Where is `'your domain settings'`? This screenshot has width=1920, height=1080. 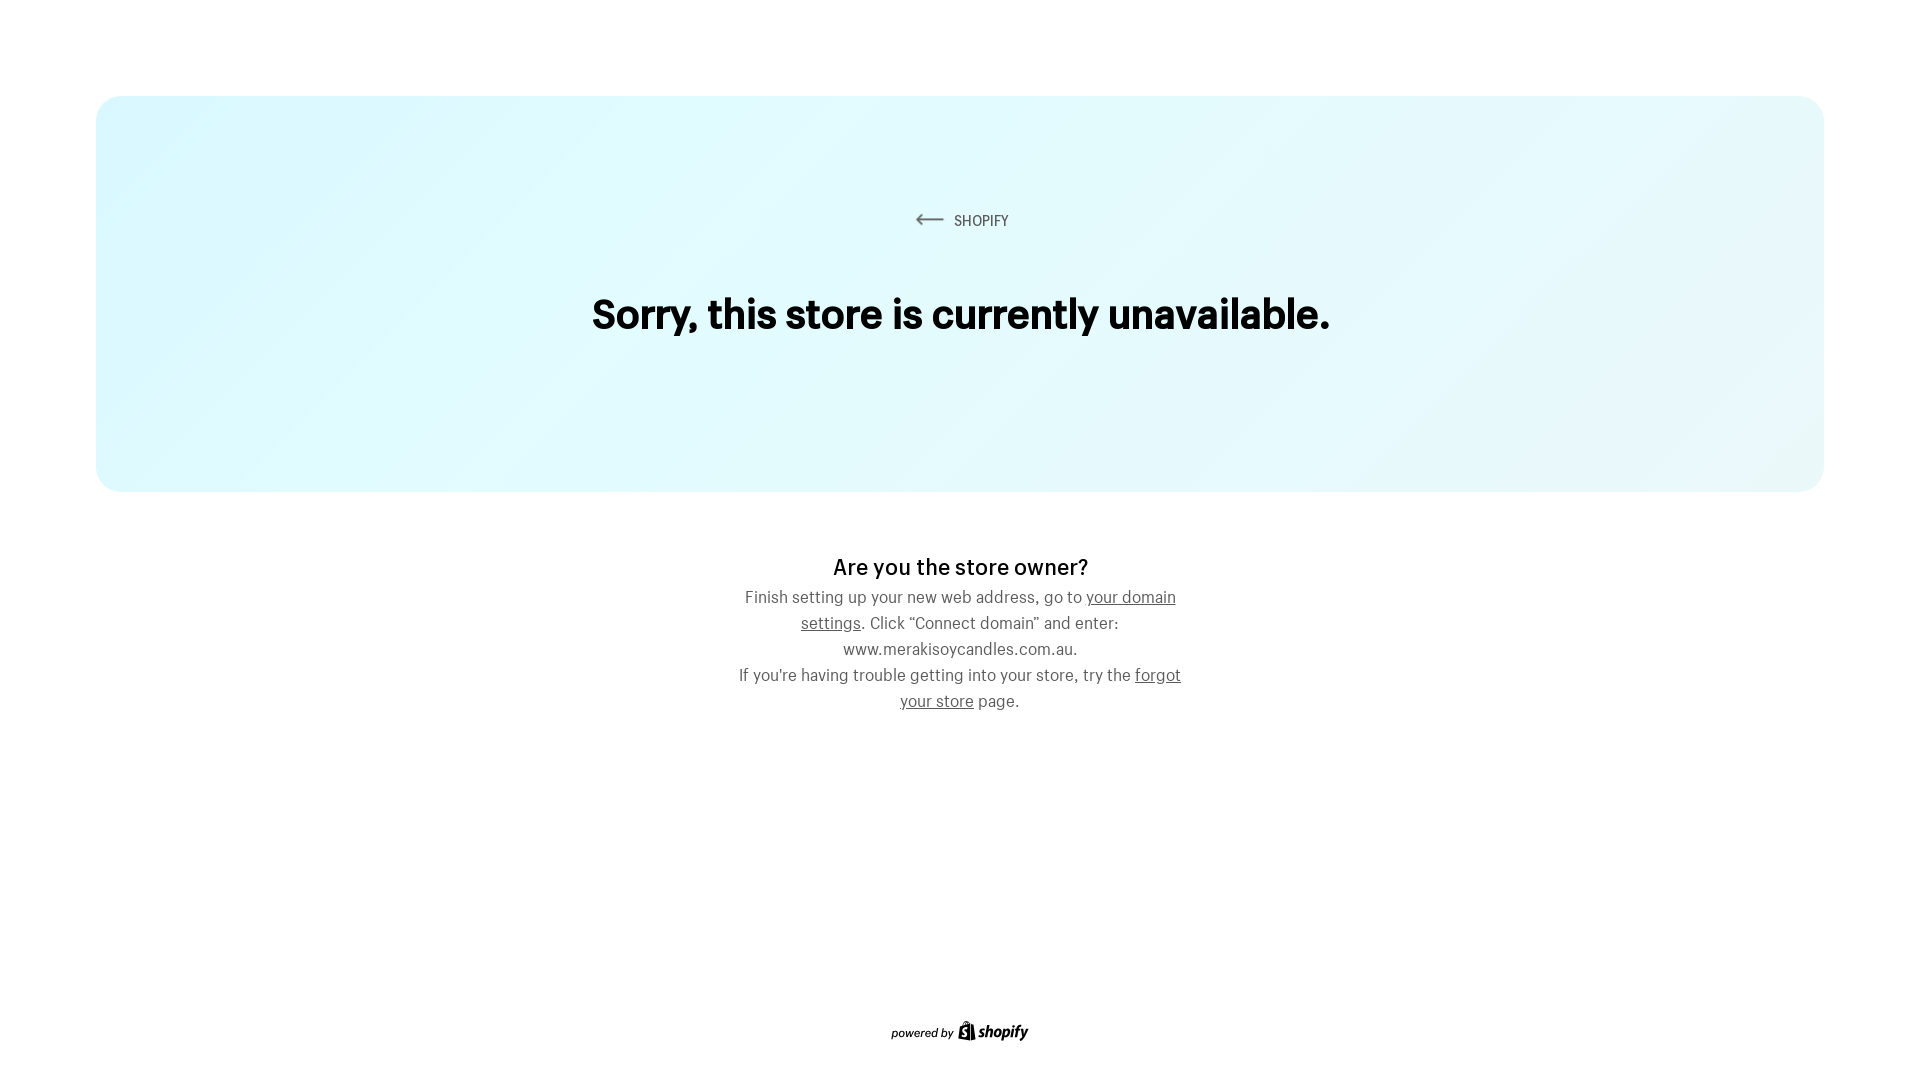 'your domain settings' is located at coordinates (988, 605).